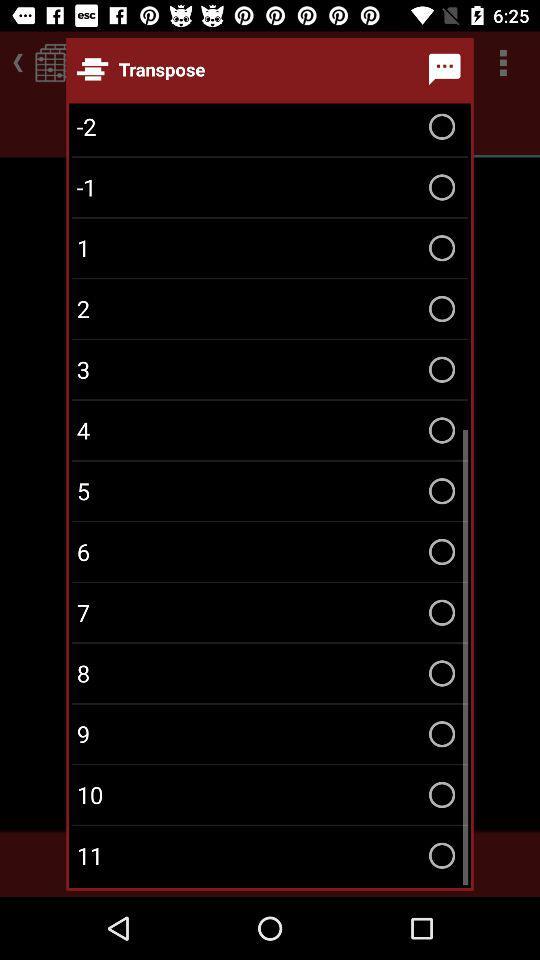 This screenshot has width=540, height=960. I want to click on the 4, so click(270, 430).